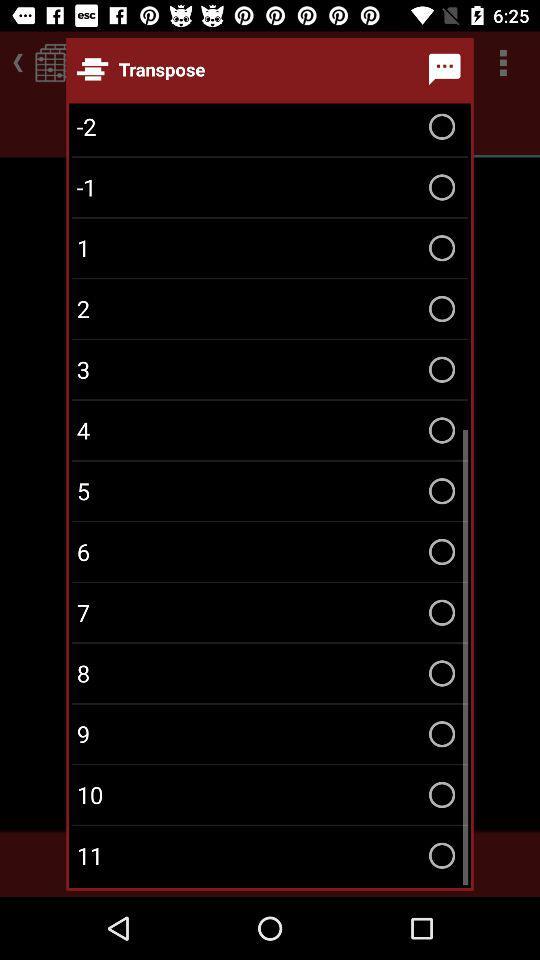 This screenshot has width=540, height=960. I want to click on the 4, so click(270, 430).